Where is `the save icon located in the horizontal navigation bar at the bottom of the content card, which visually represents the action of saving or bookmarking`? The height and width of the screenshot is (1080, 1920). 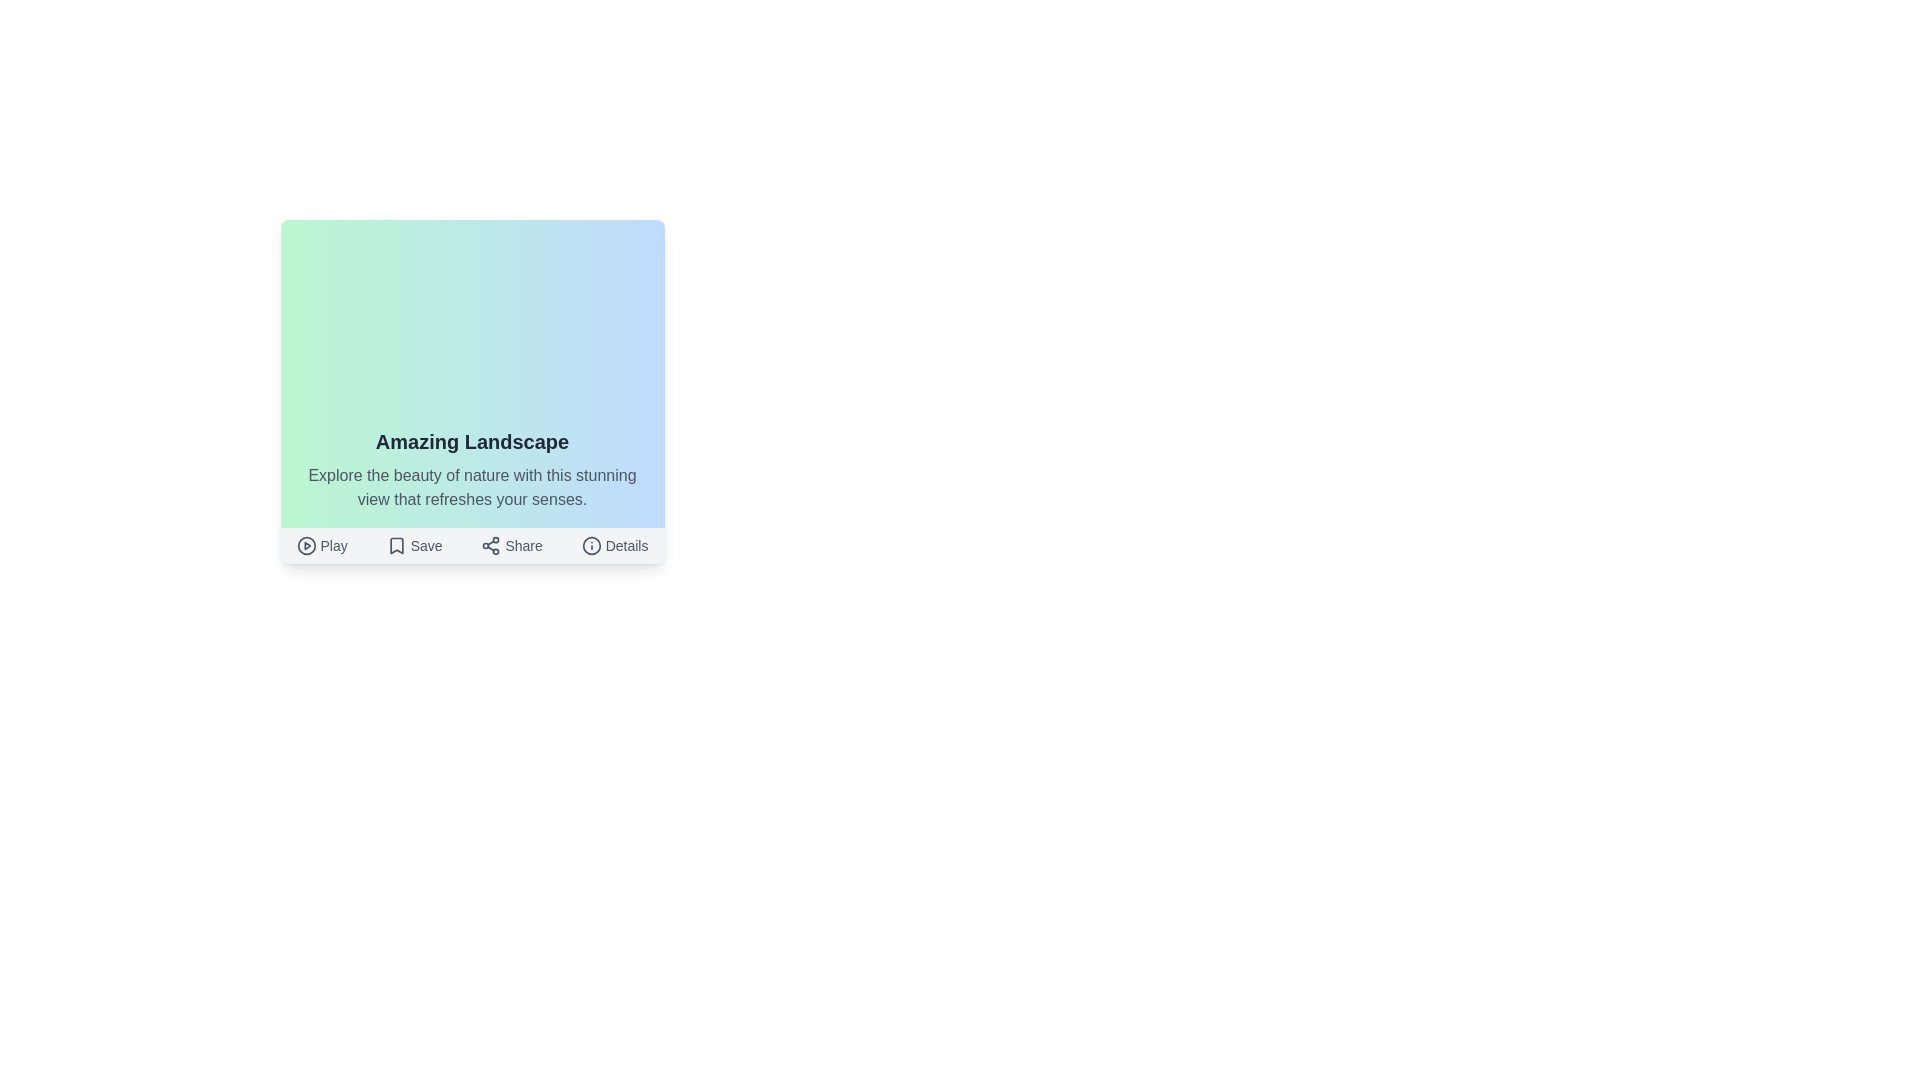 the save icon located in the horizontal navigation bar at the bottom of the content card, which visually represents the action of saving or bookmarking is located at coordinates (396, 546).